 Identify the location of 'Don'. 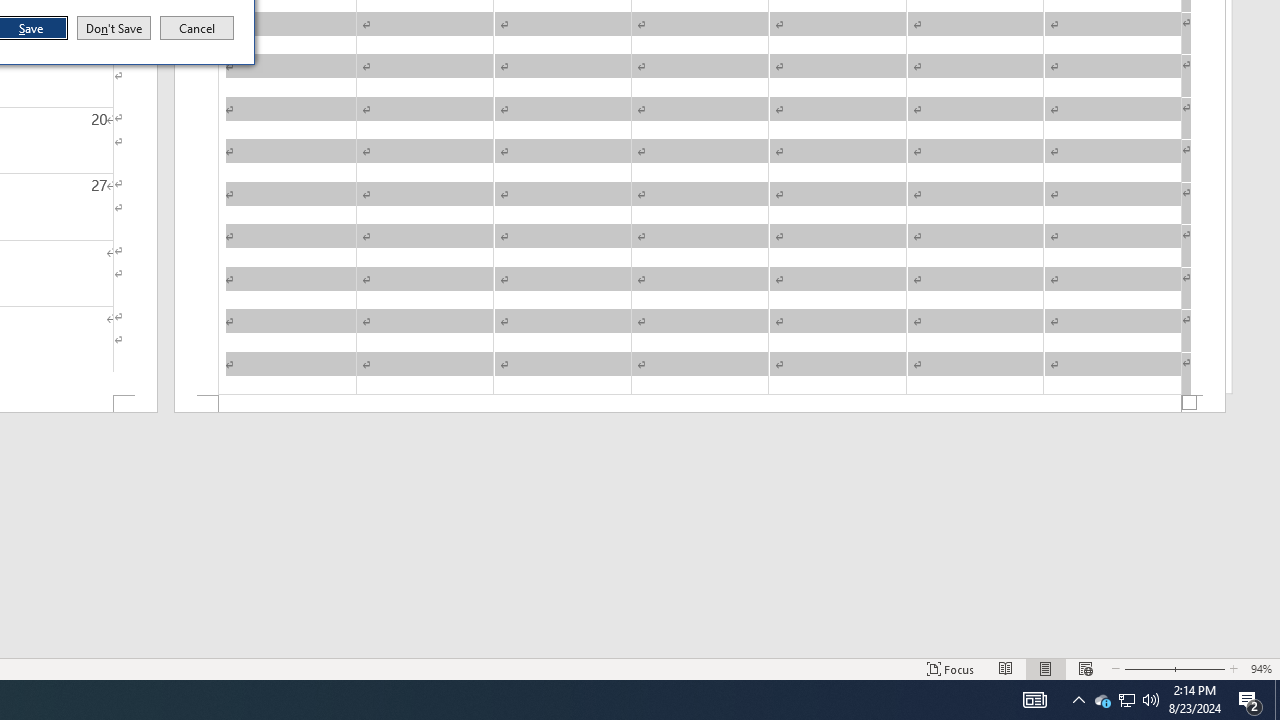
(112, 28).